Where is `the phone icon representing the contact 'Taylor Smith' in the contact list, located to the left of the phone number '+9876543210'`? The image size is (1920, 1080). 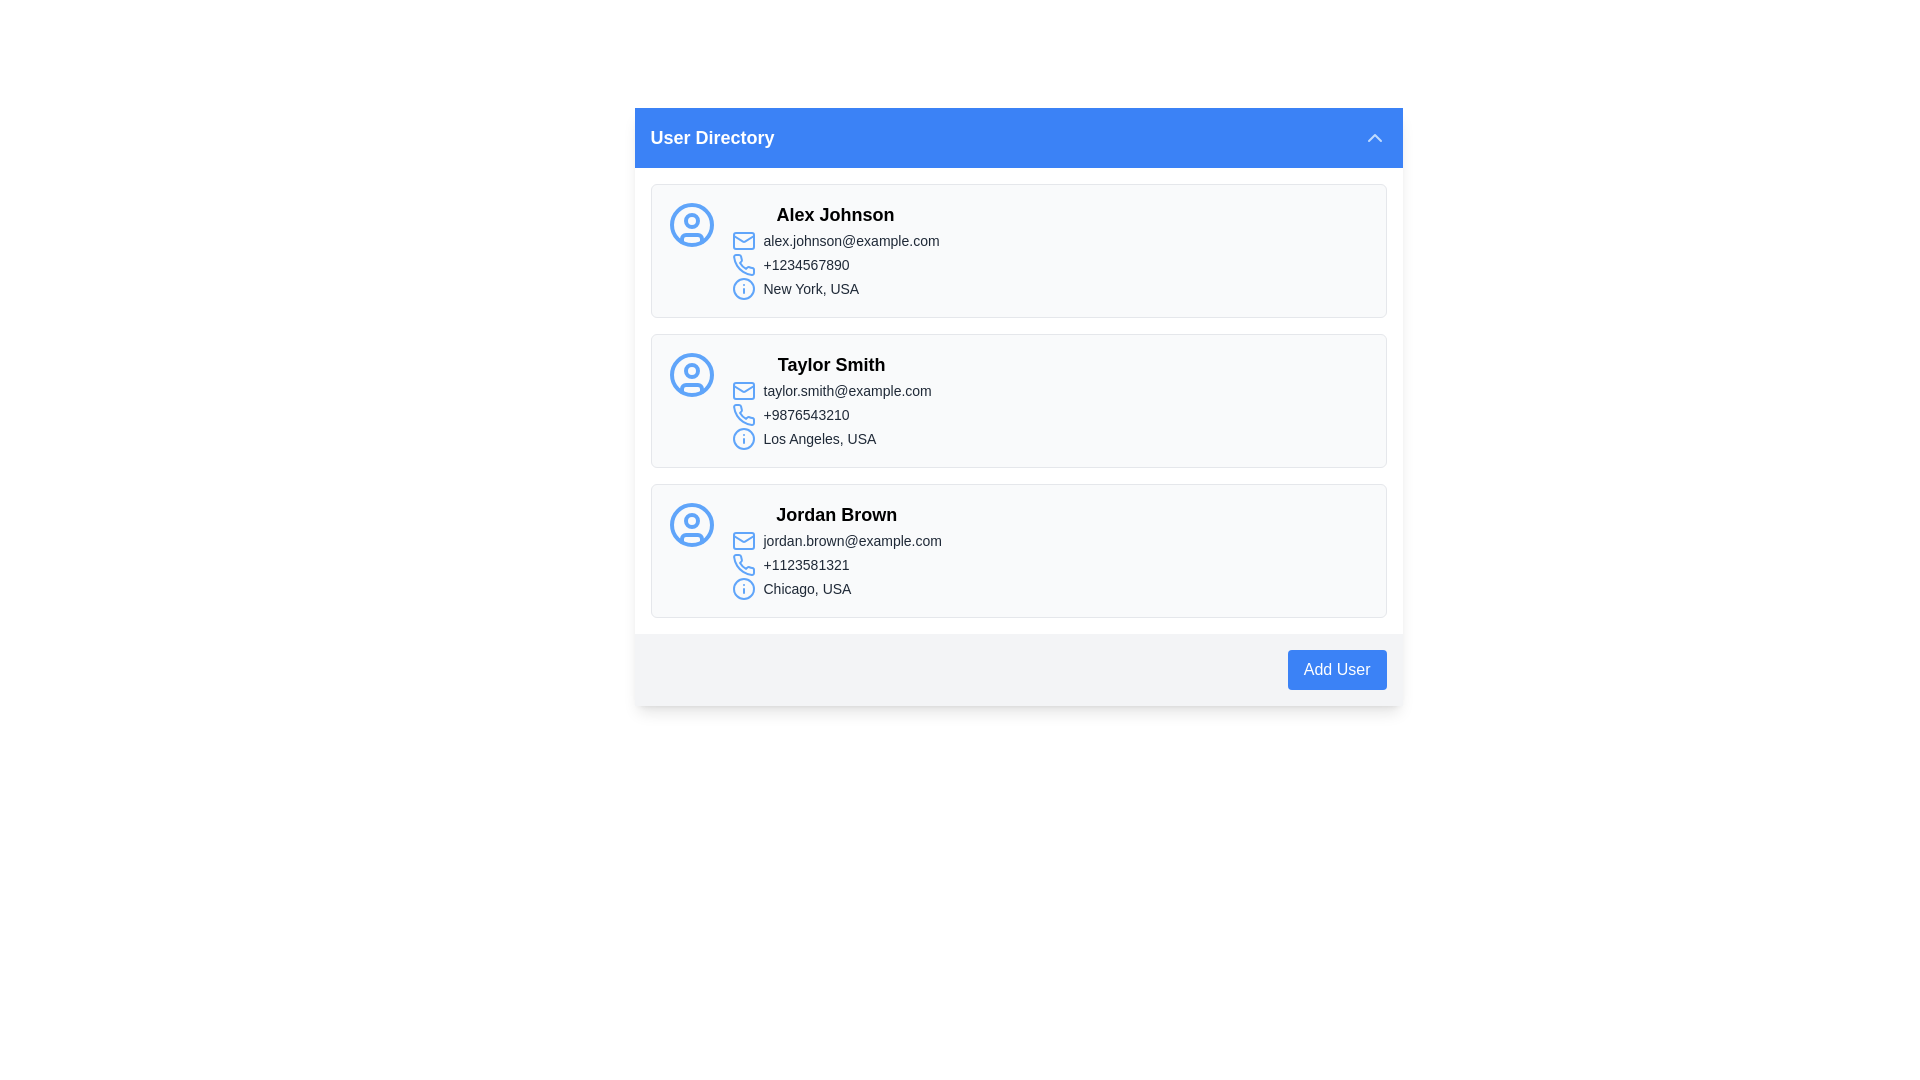
the phone icon representing the contact 'Taylor Smith' in the contact list, located to the left of the phone number '+9876543210' is located at coordinates (742, 414).